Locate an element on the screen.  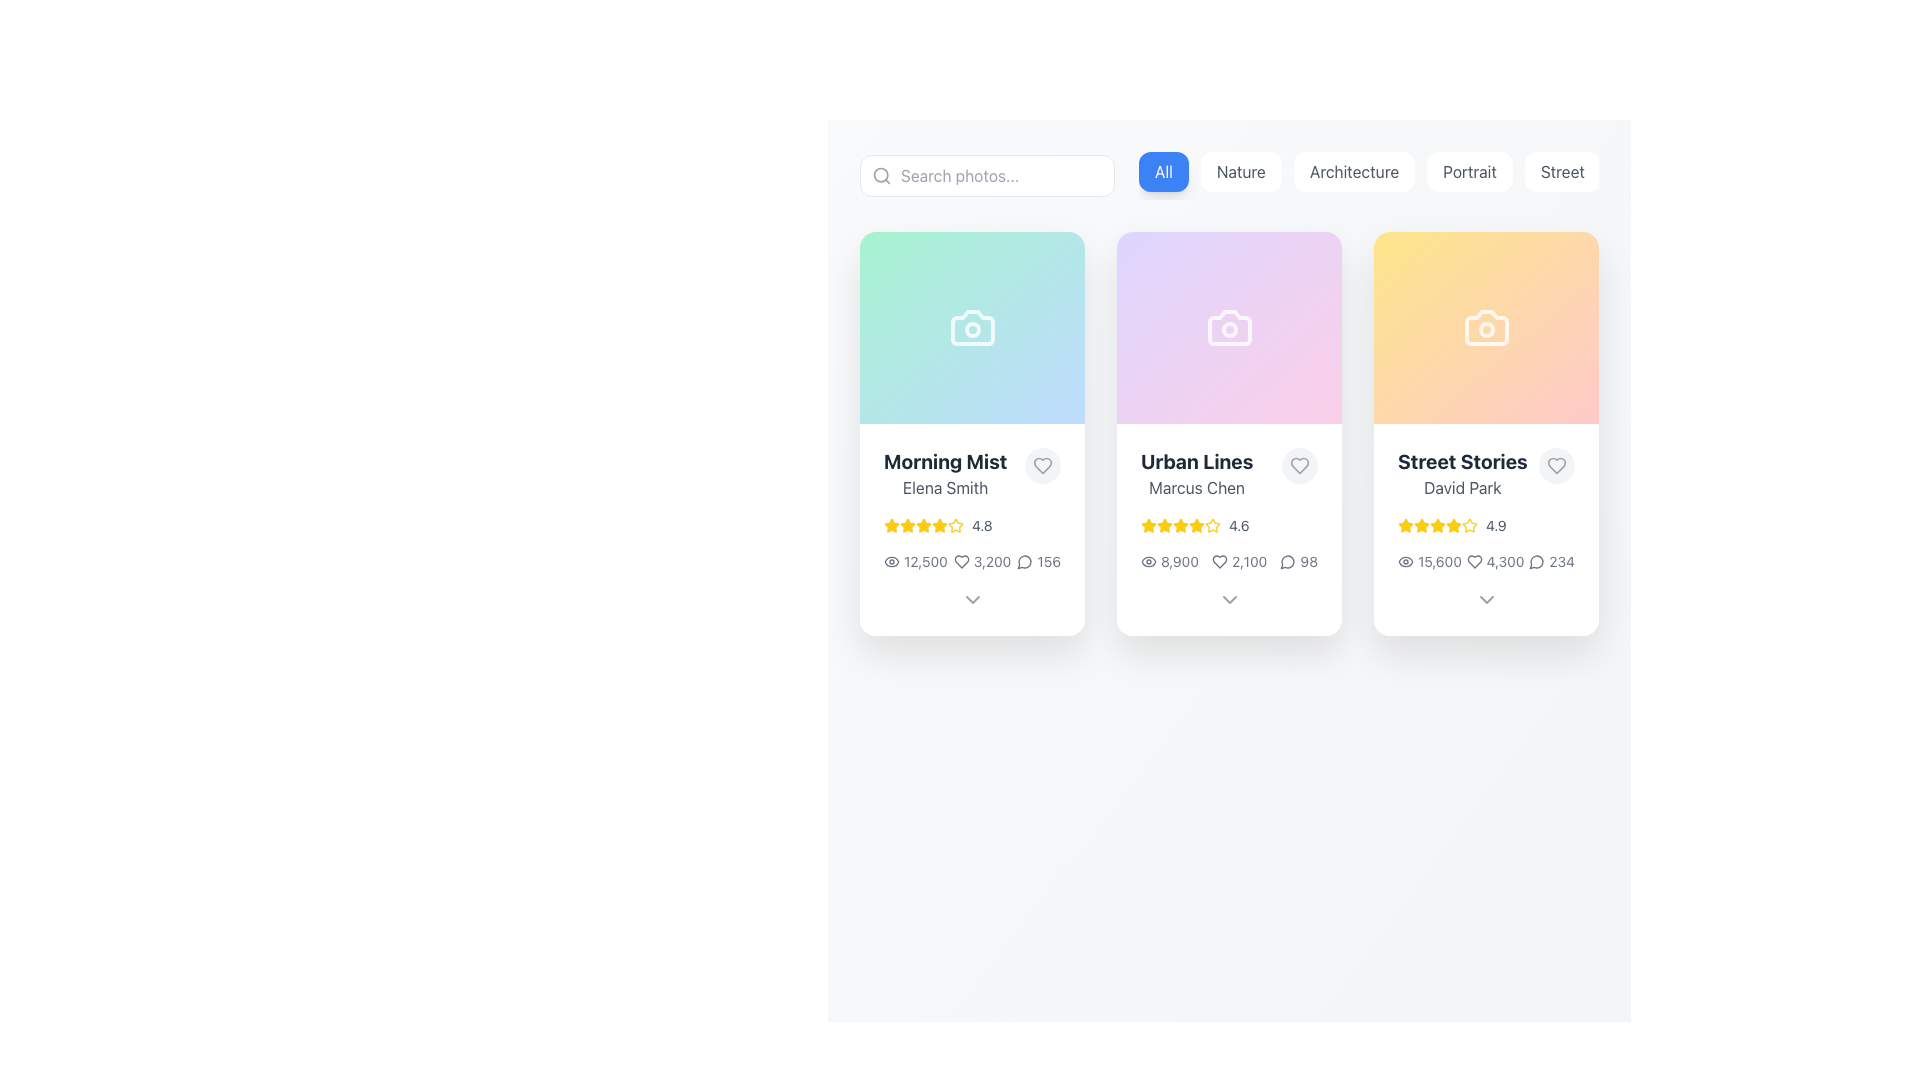
the text label displaying '4.8' next to the yellow rating stars in the 'Morning Mist' card layout is located at coordinates (982, 524).